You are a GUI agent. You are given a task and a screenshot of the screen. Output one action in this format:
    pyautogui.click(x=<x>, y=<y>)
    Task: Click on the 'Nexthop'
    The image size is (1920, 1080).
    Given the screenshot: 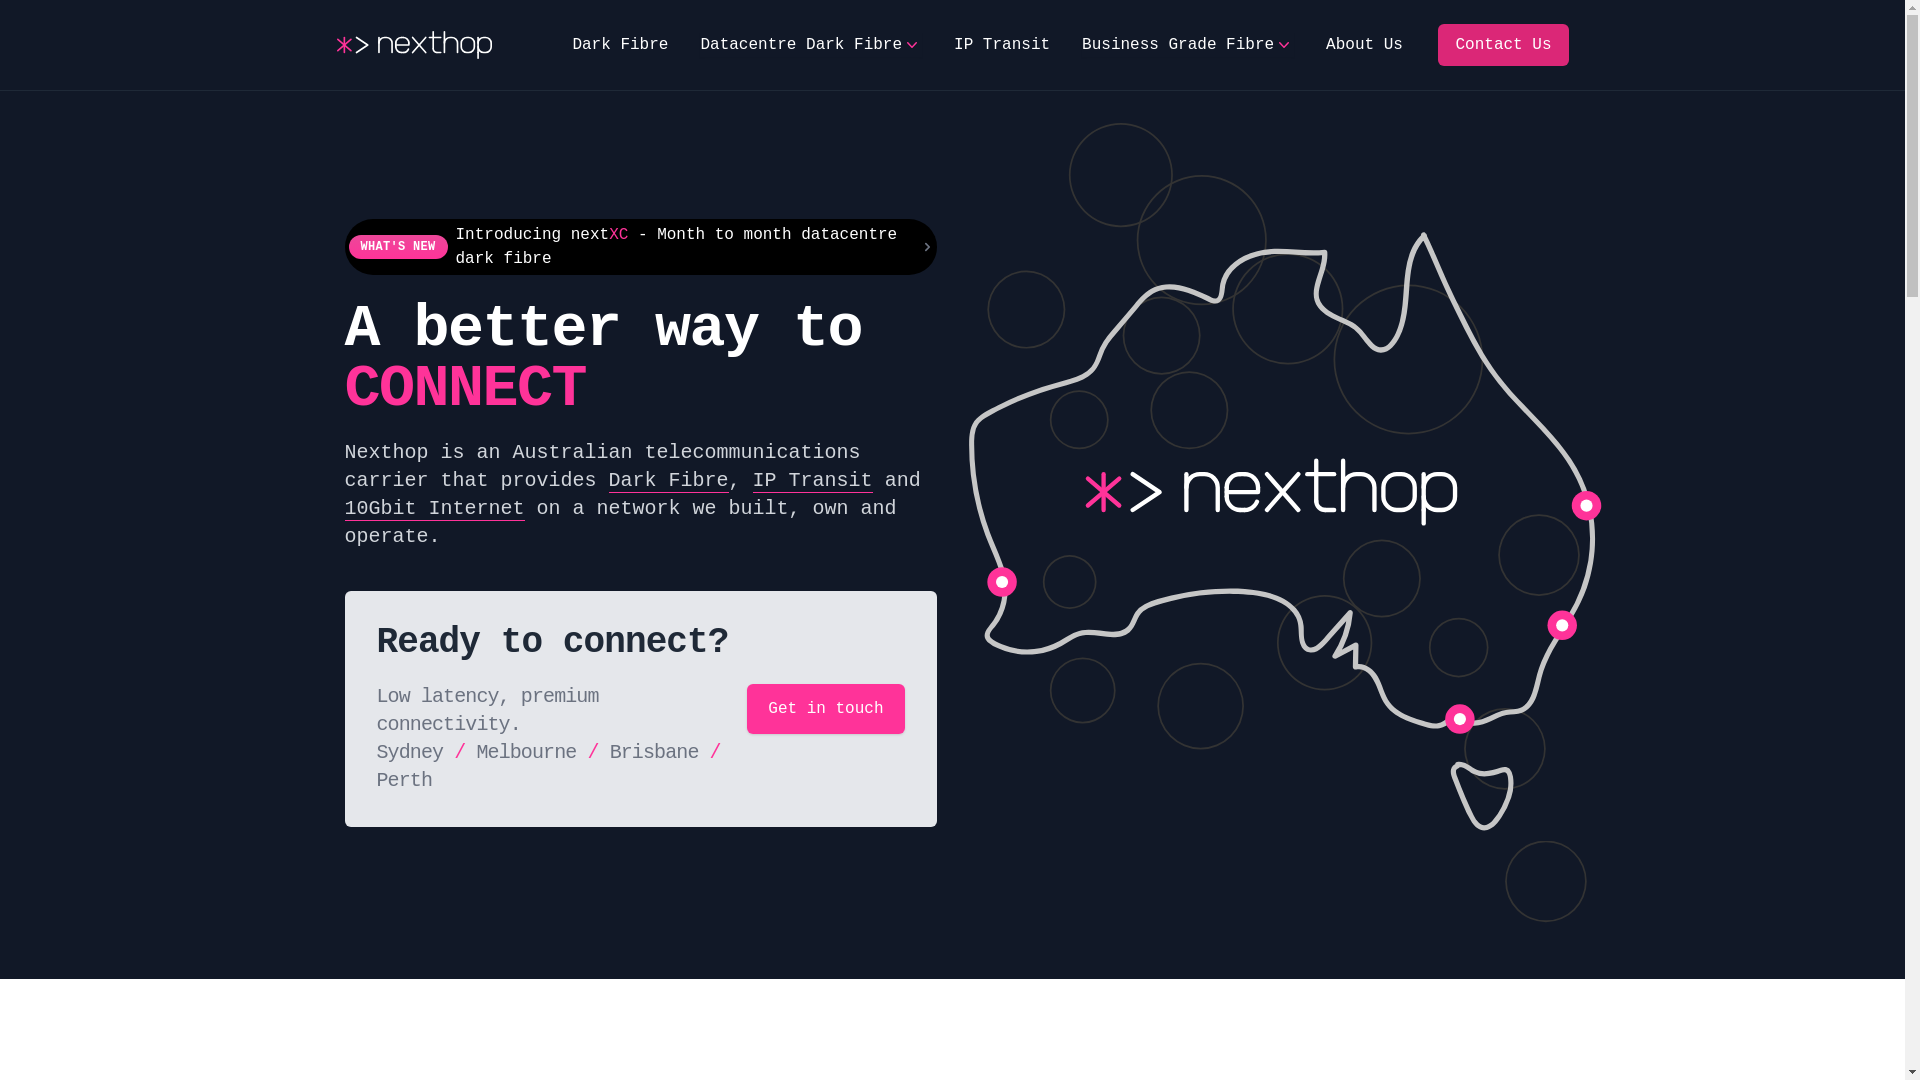 What is the action you would take?
    pyautogui.click(x=336, y=45)
    